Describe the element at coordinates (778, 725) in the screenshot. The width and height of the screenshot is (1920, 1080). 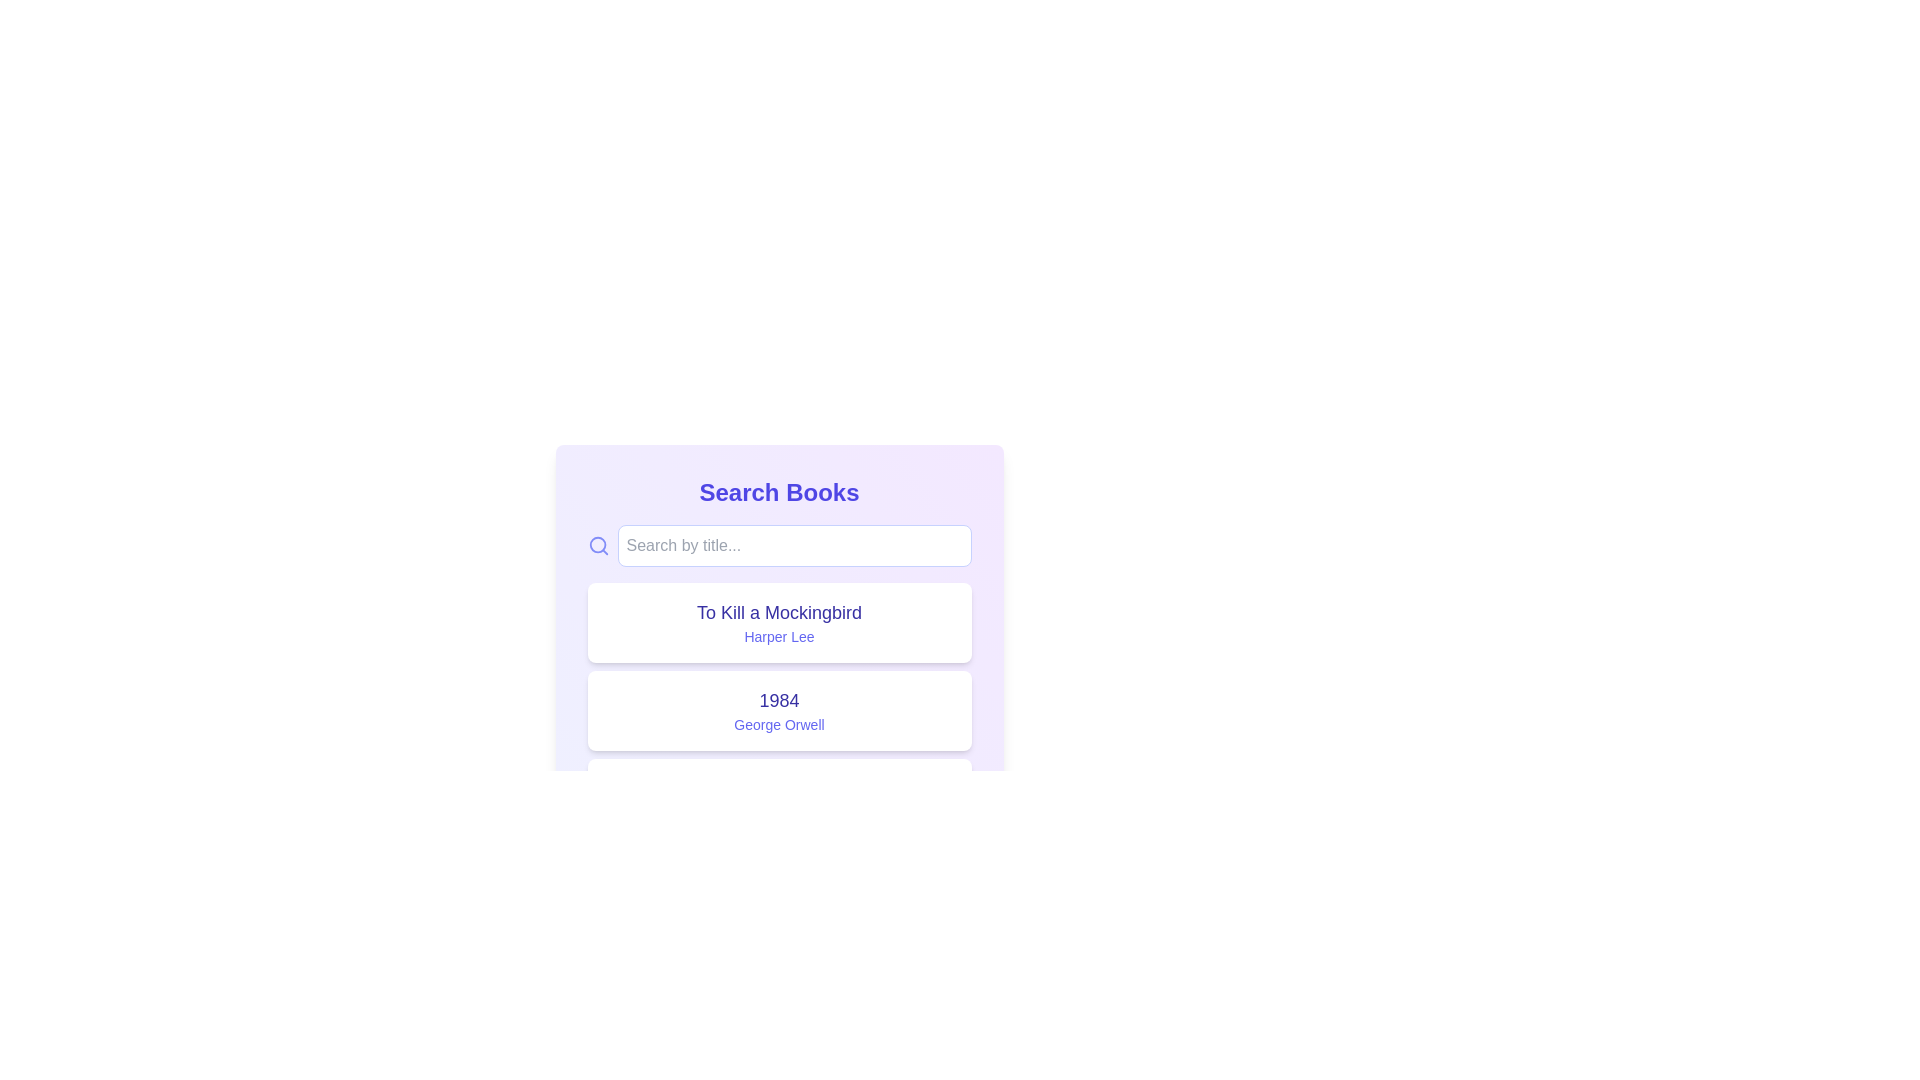
I see `author name displayed in the informational text label located at the bottom of the book details card, directly beneath the title '1984'` at that location.